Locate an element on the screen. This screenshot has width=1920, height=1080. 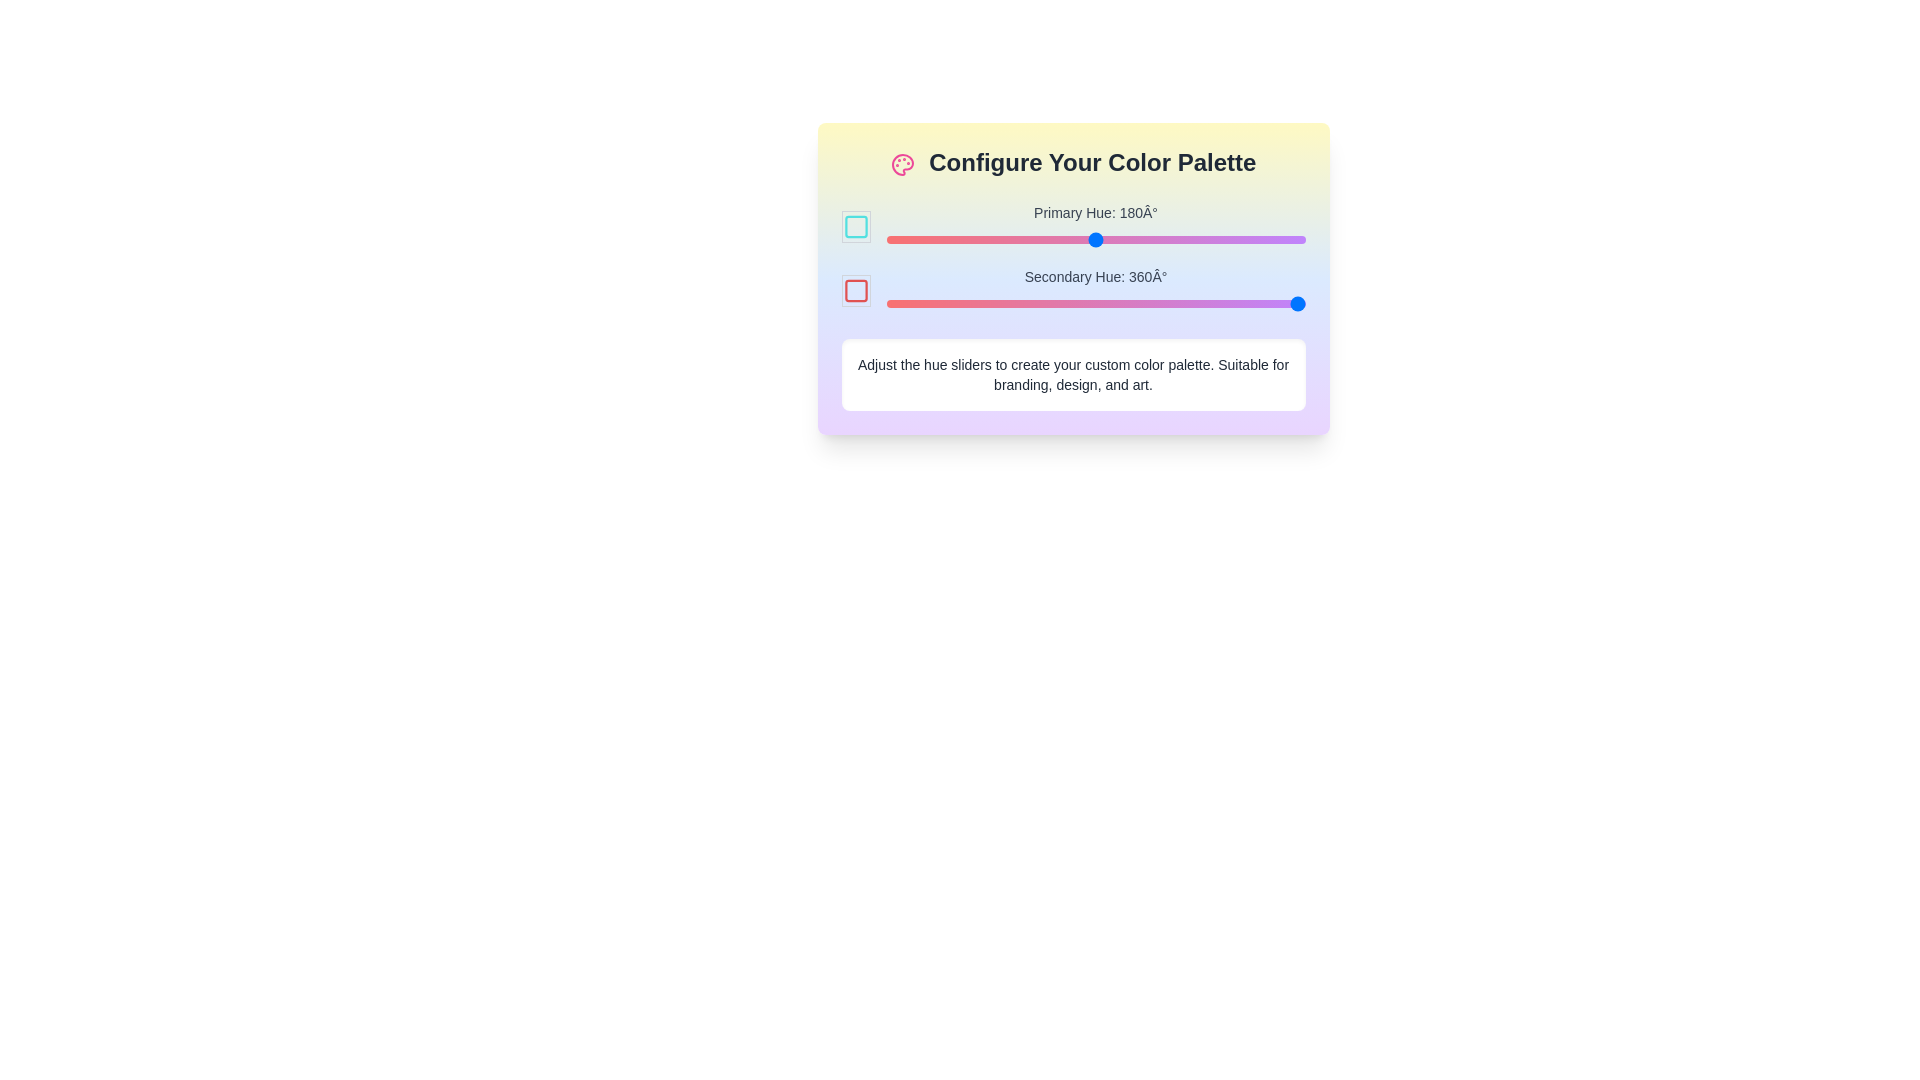
the primary hue slider to 157 degrees is located at coordinates (1068, 238).